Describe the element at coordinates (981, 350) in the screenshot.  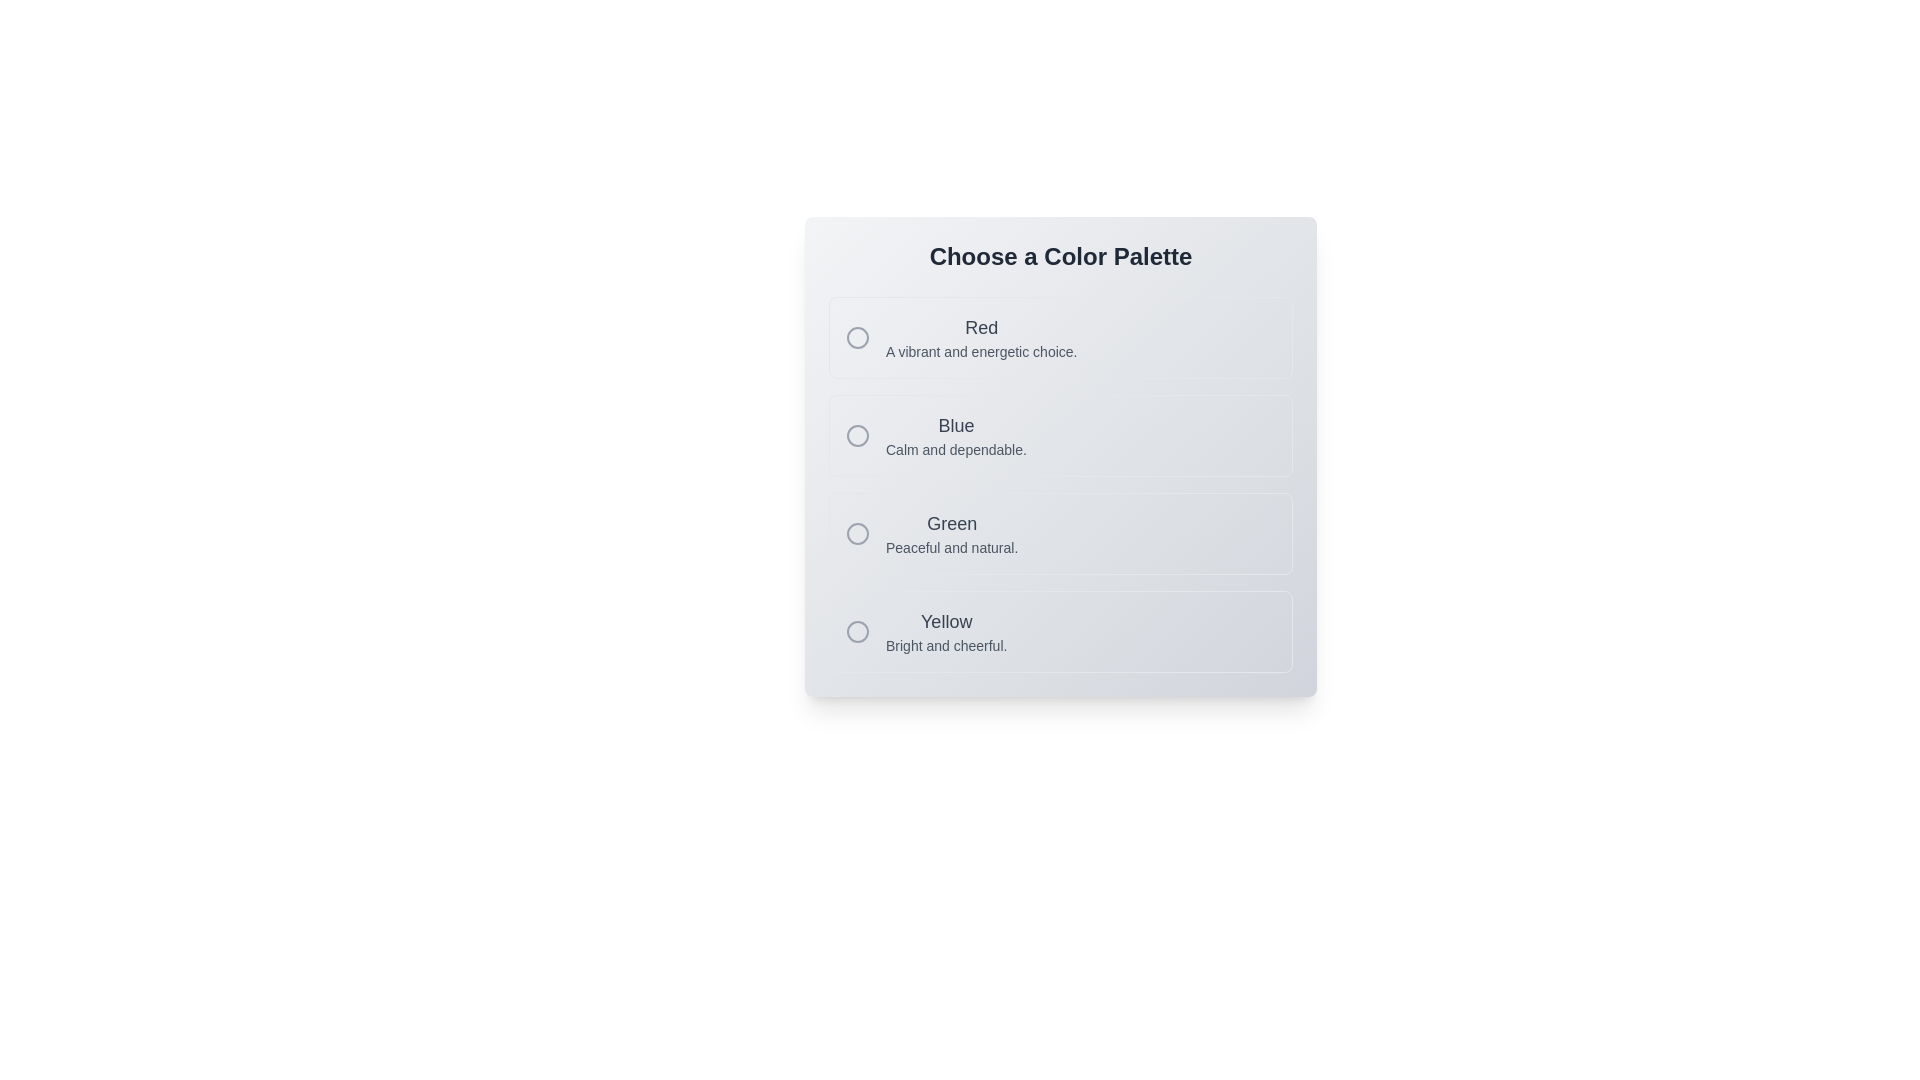
I see `the static text that reads 'A vibrant and energetic choice.' which is styled with a smaller font size and medium-gray color, located immediately below the word 'Red' in the first option of the color palette list` at that location.